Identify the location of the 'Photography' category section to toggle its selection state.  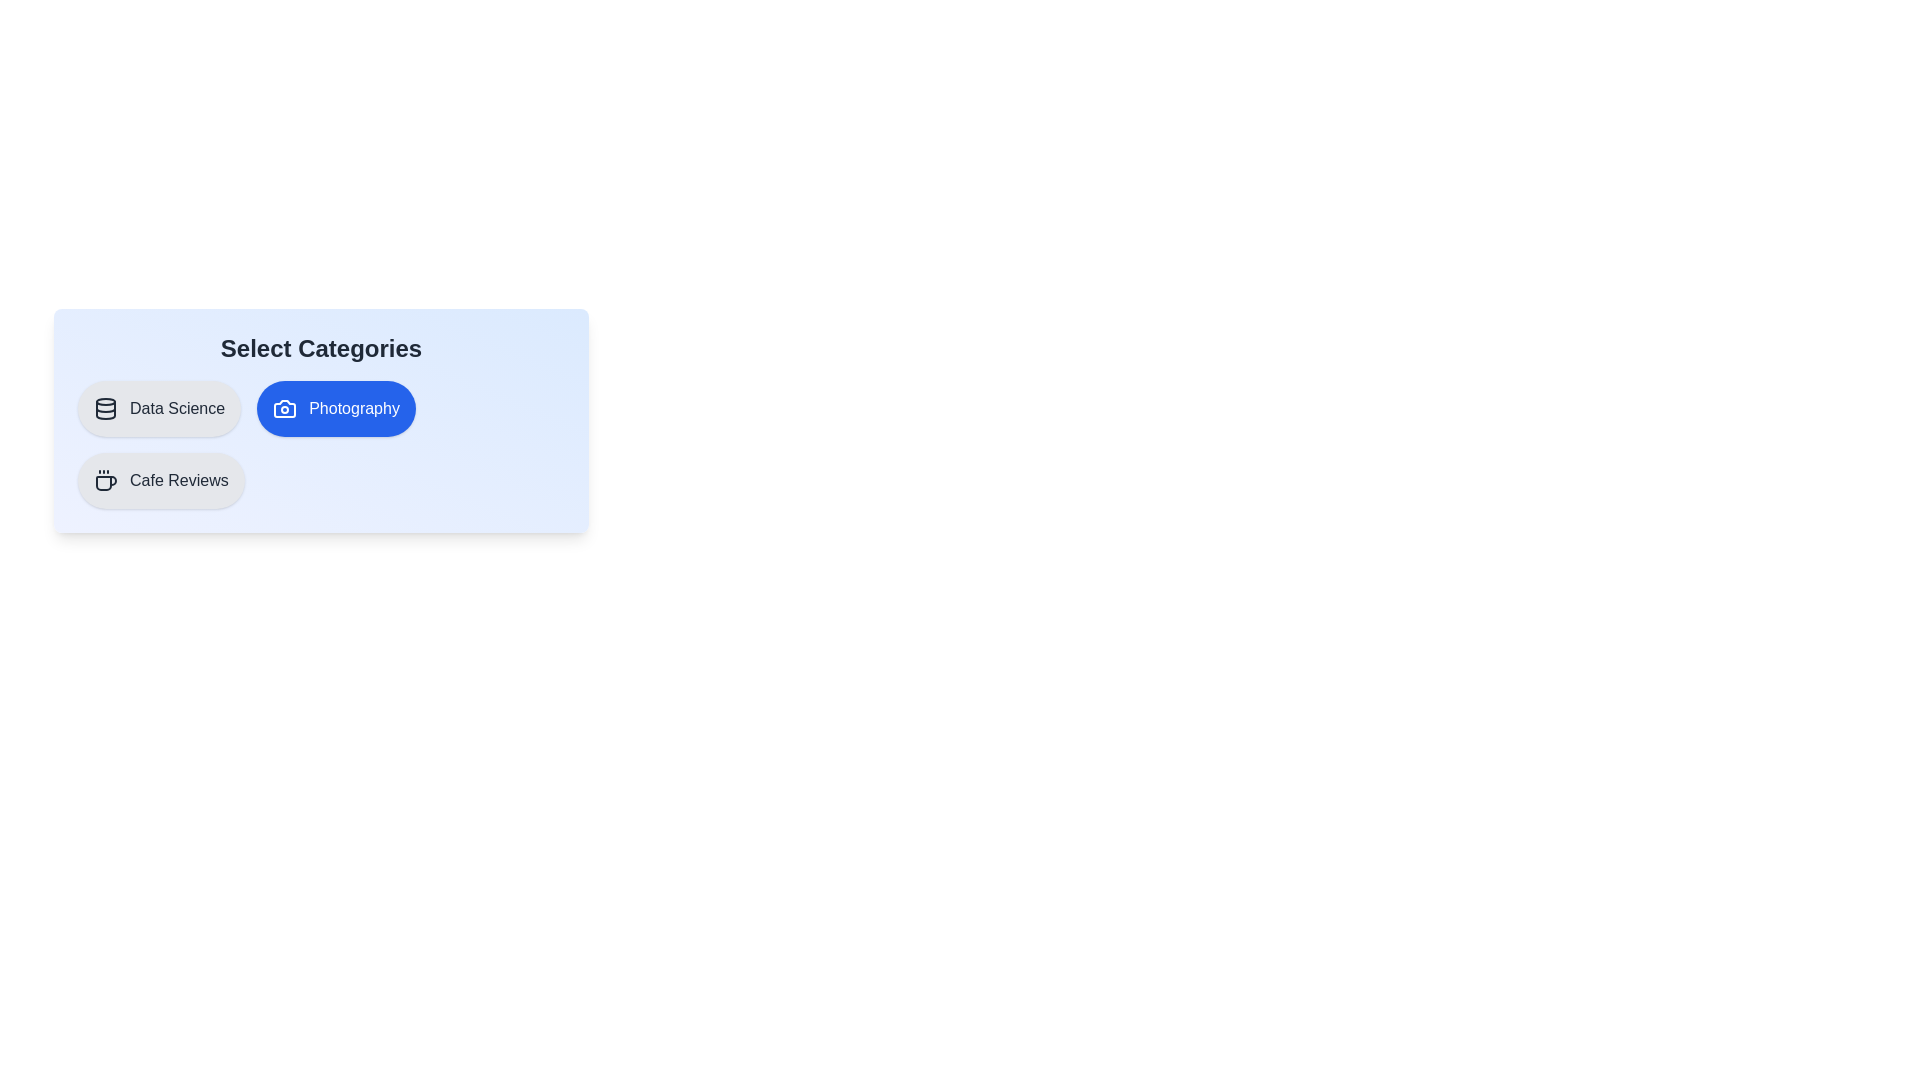
(336, 407).